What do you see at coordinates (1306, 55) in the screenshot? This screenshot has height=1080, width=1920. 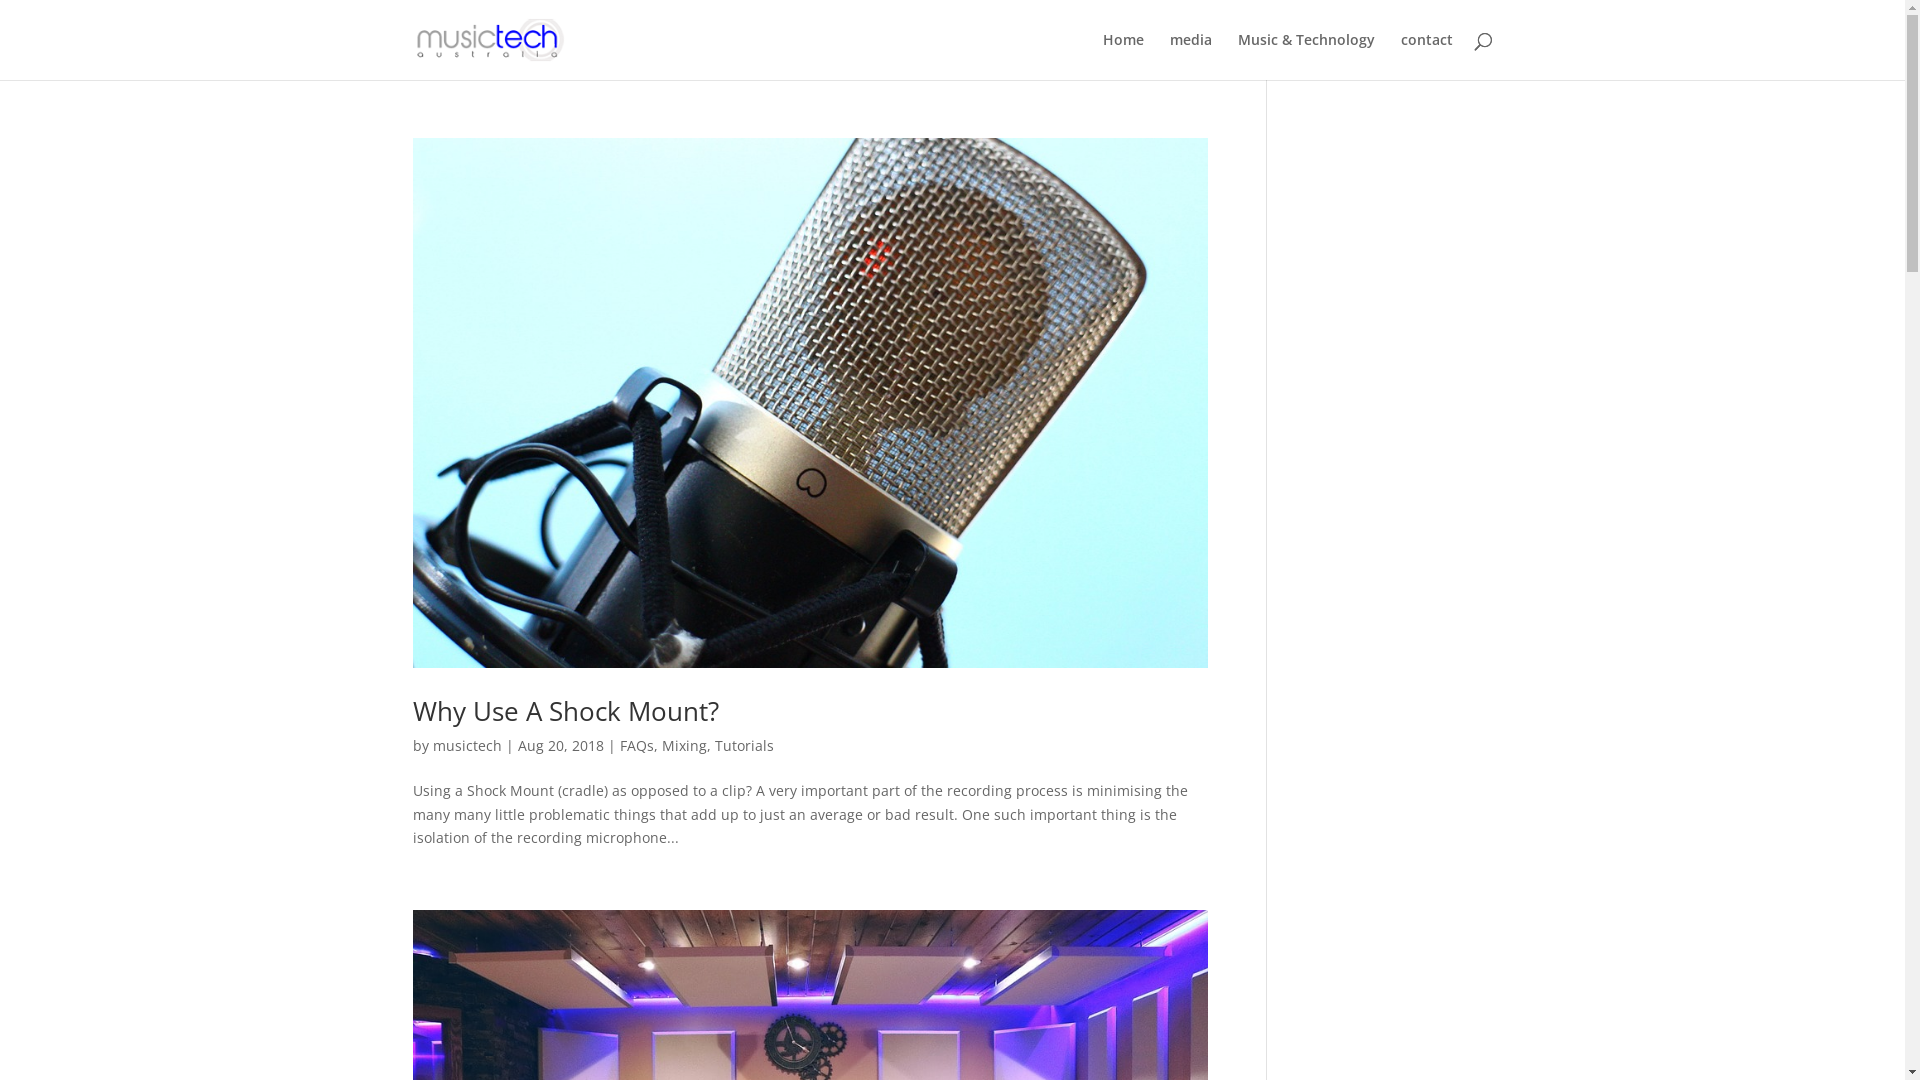 I see `'Music & Technology'` at bounding box center [1306, 55].